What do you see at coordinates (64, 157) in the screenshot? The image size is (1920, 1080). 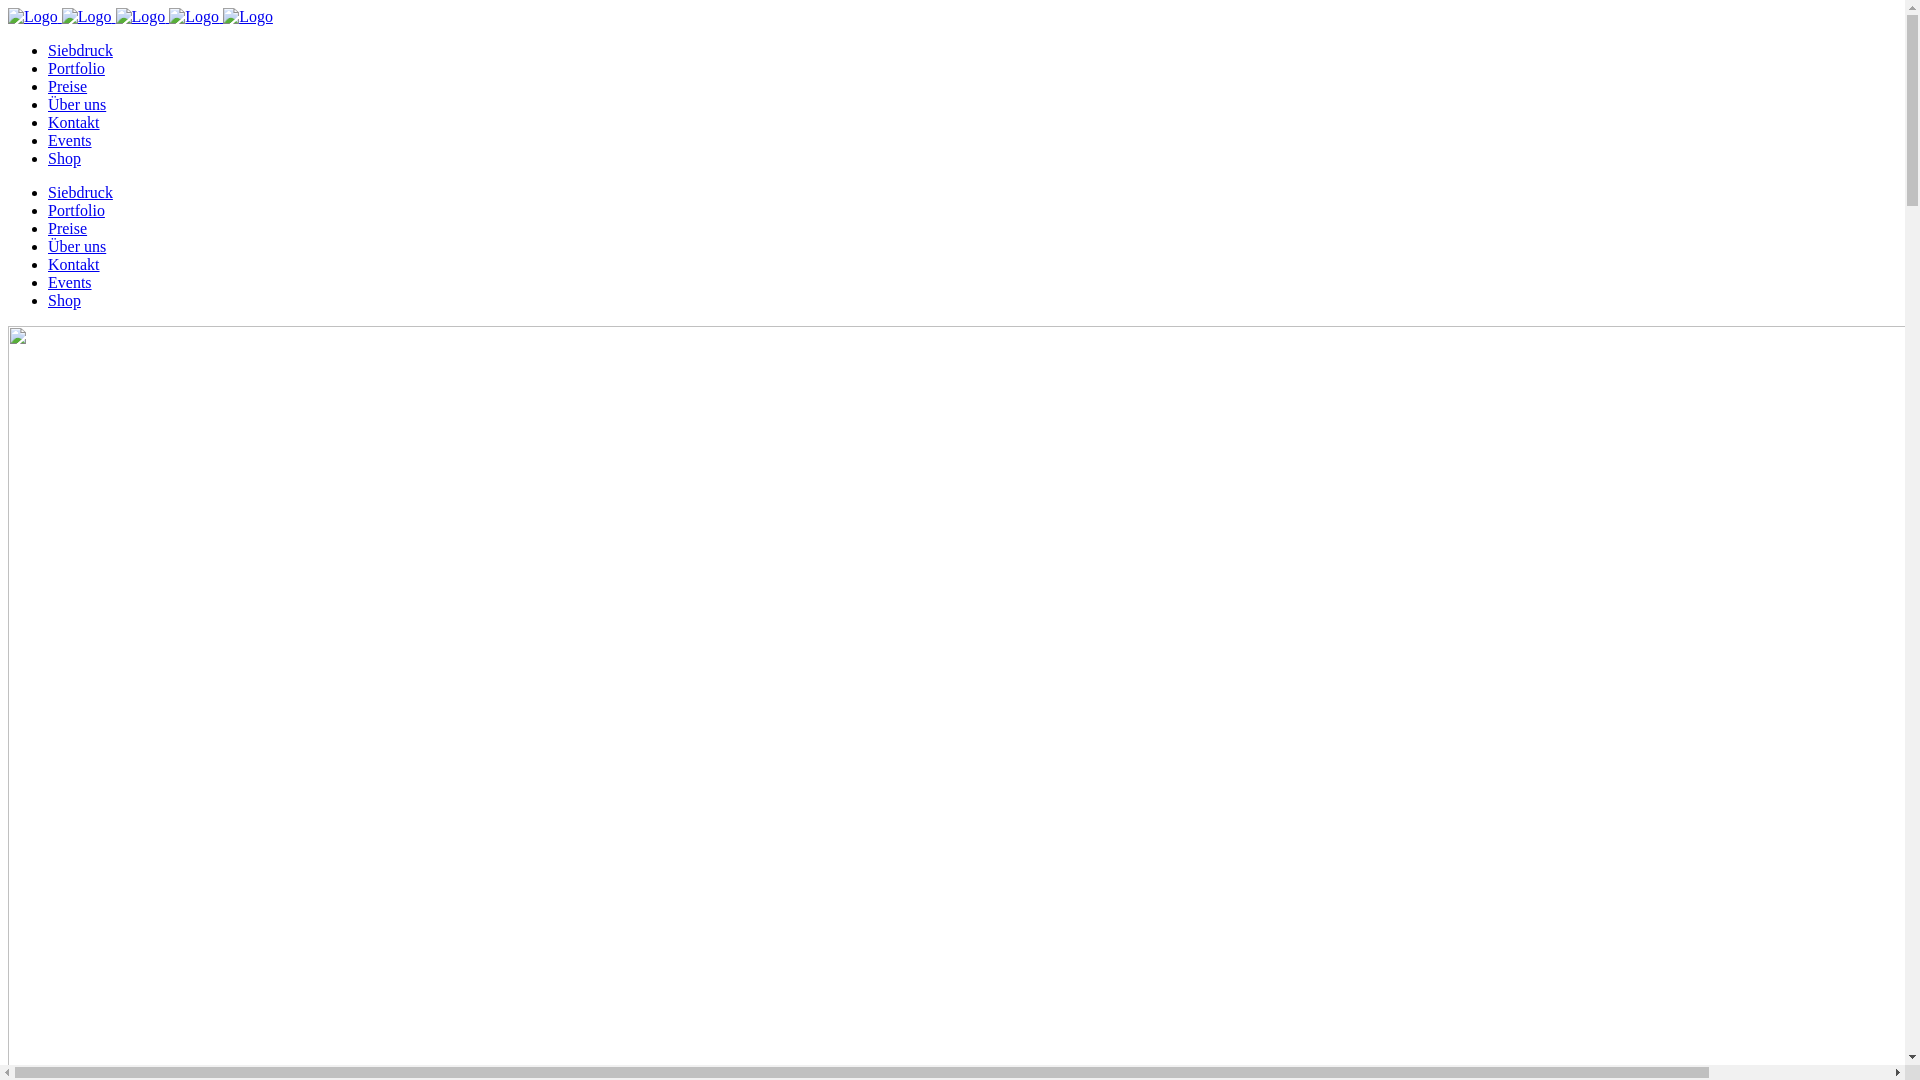 I see `'Shop'` at bounding box center [64, 157].